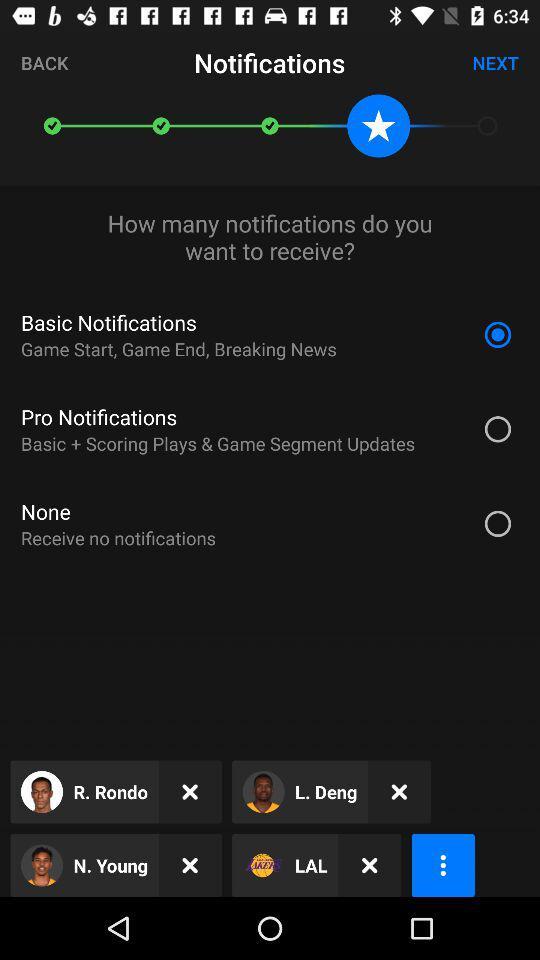 The height and width of the screenshot is (960, 540). Describe the element at coordinates (443, 864) in the screenshot. I see `show more` at that location.